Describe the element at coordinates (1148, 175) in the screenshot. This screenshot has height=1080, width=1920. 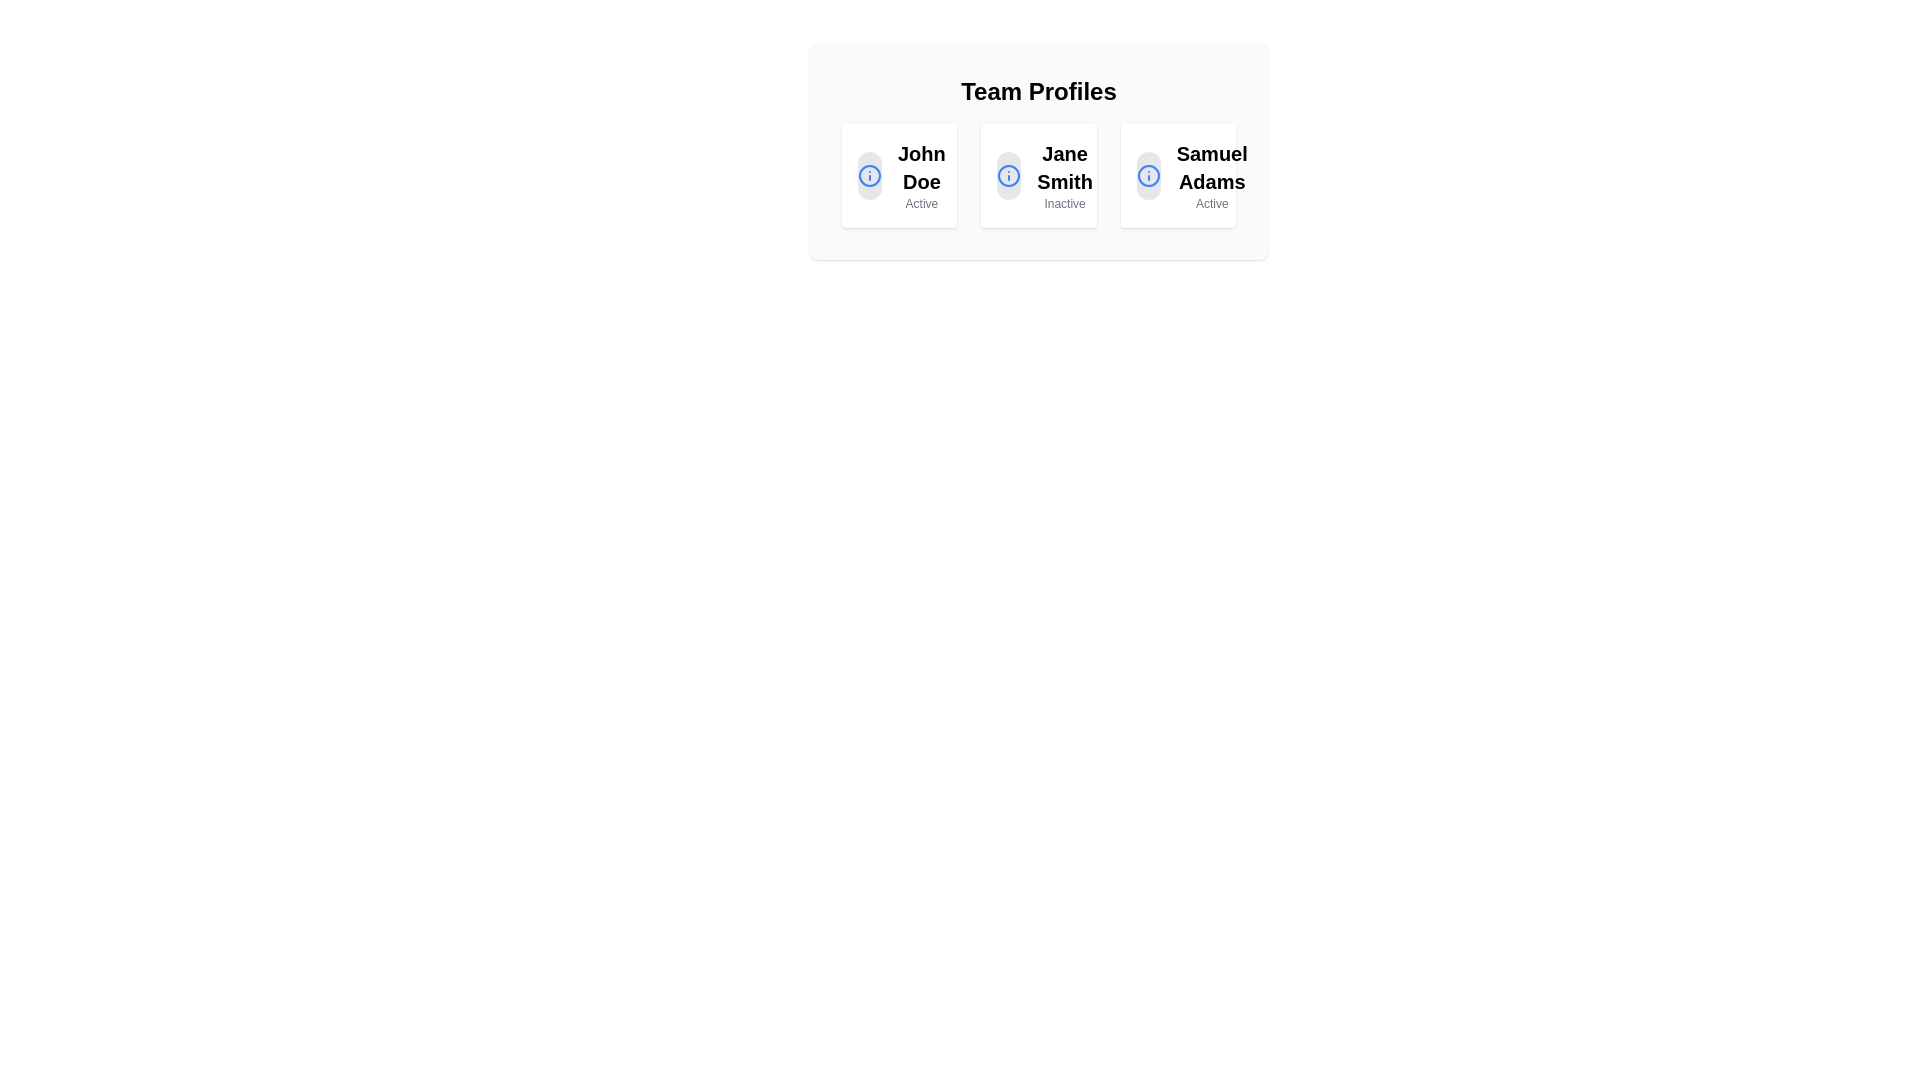
I see `the circular icon with a blue outline and a white interior, featuring a centered exclamation mark, located to the left of 'John Doe' in the 'Team Profiles' section` at that location.